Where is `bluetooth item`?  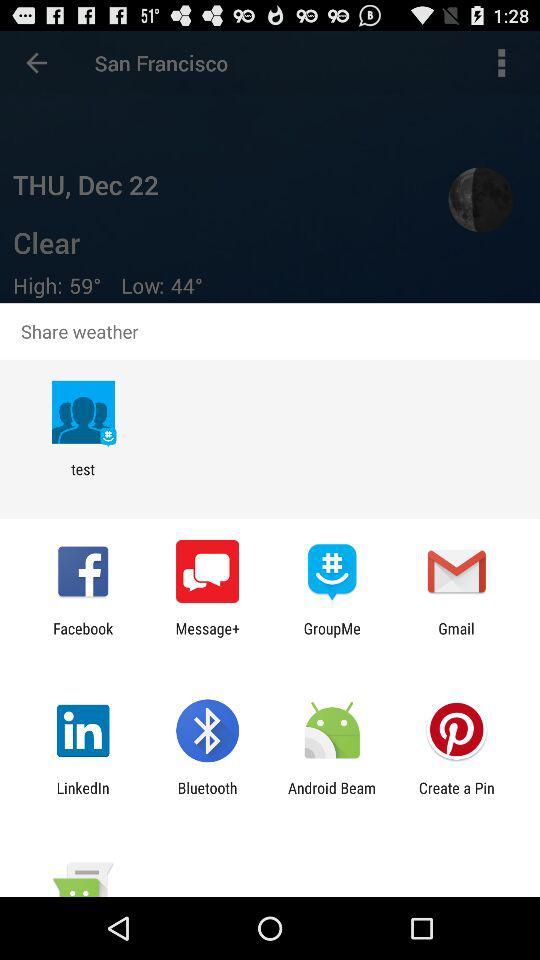 bluetooth item is located at coordinates (206, 796).